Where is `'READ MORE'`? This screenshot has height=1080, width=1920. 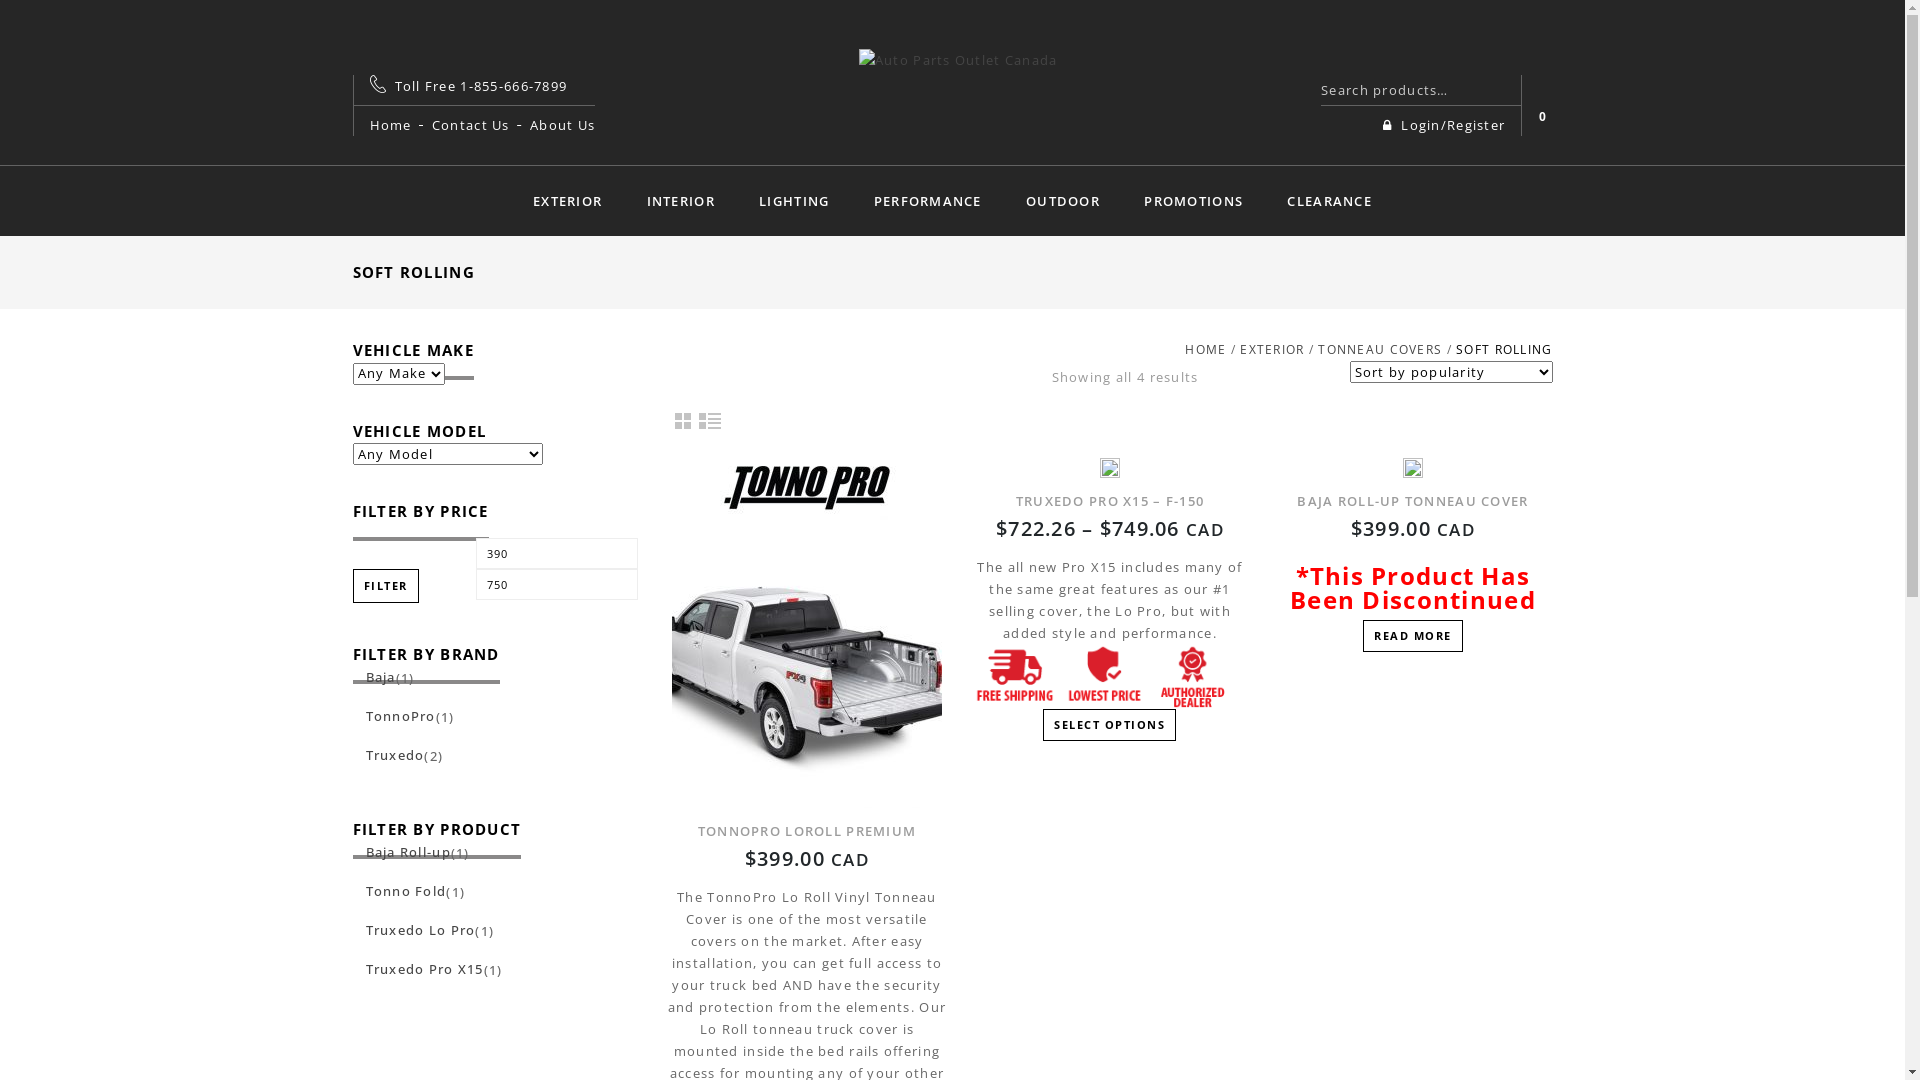 'READ MORE' is located at coordinates (1411, 636).